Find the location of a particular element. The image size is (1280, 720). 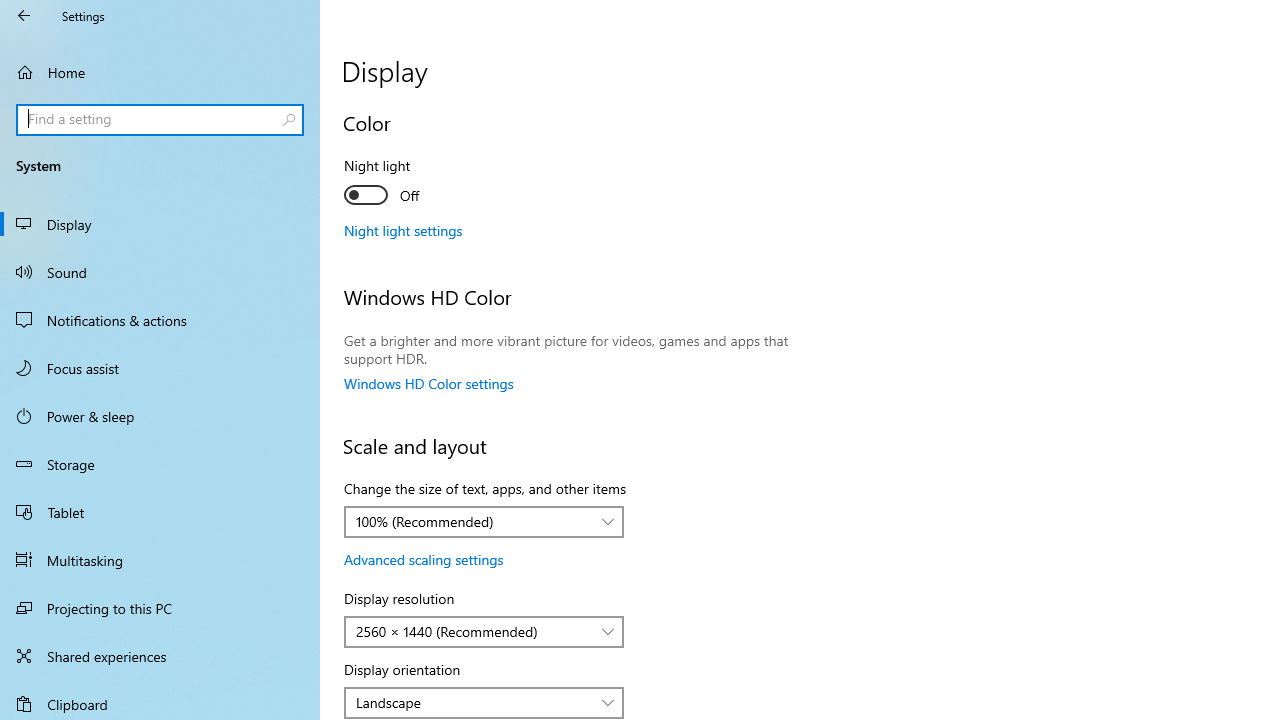

'Tablet' is located at coordinates (160, 510).